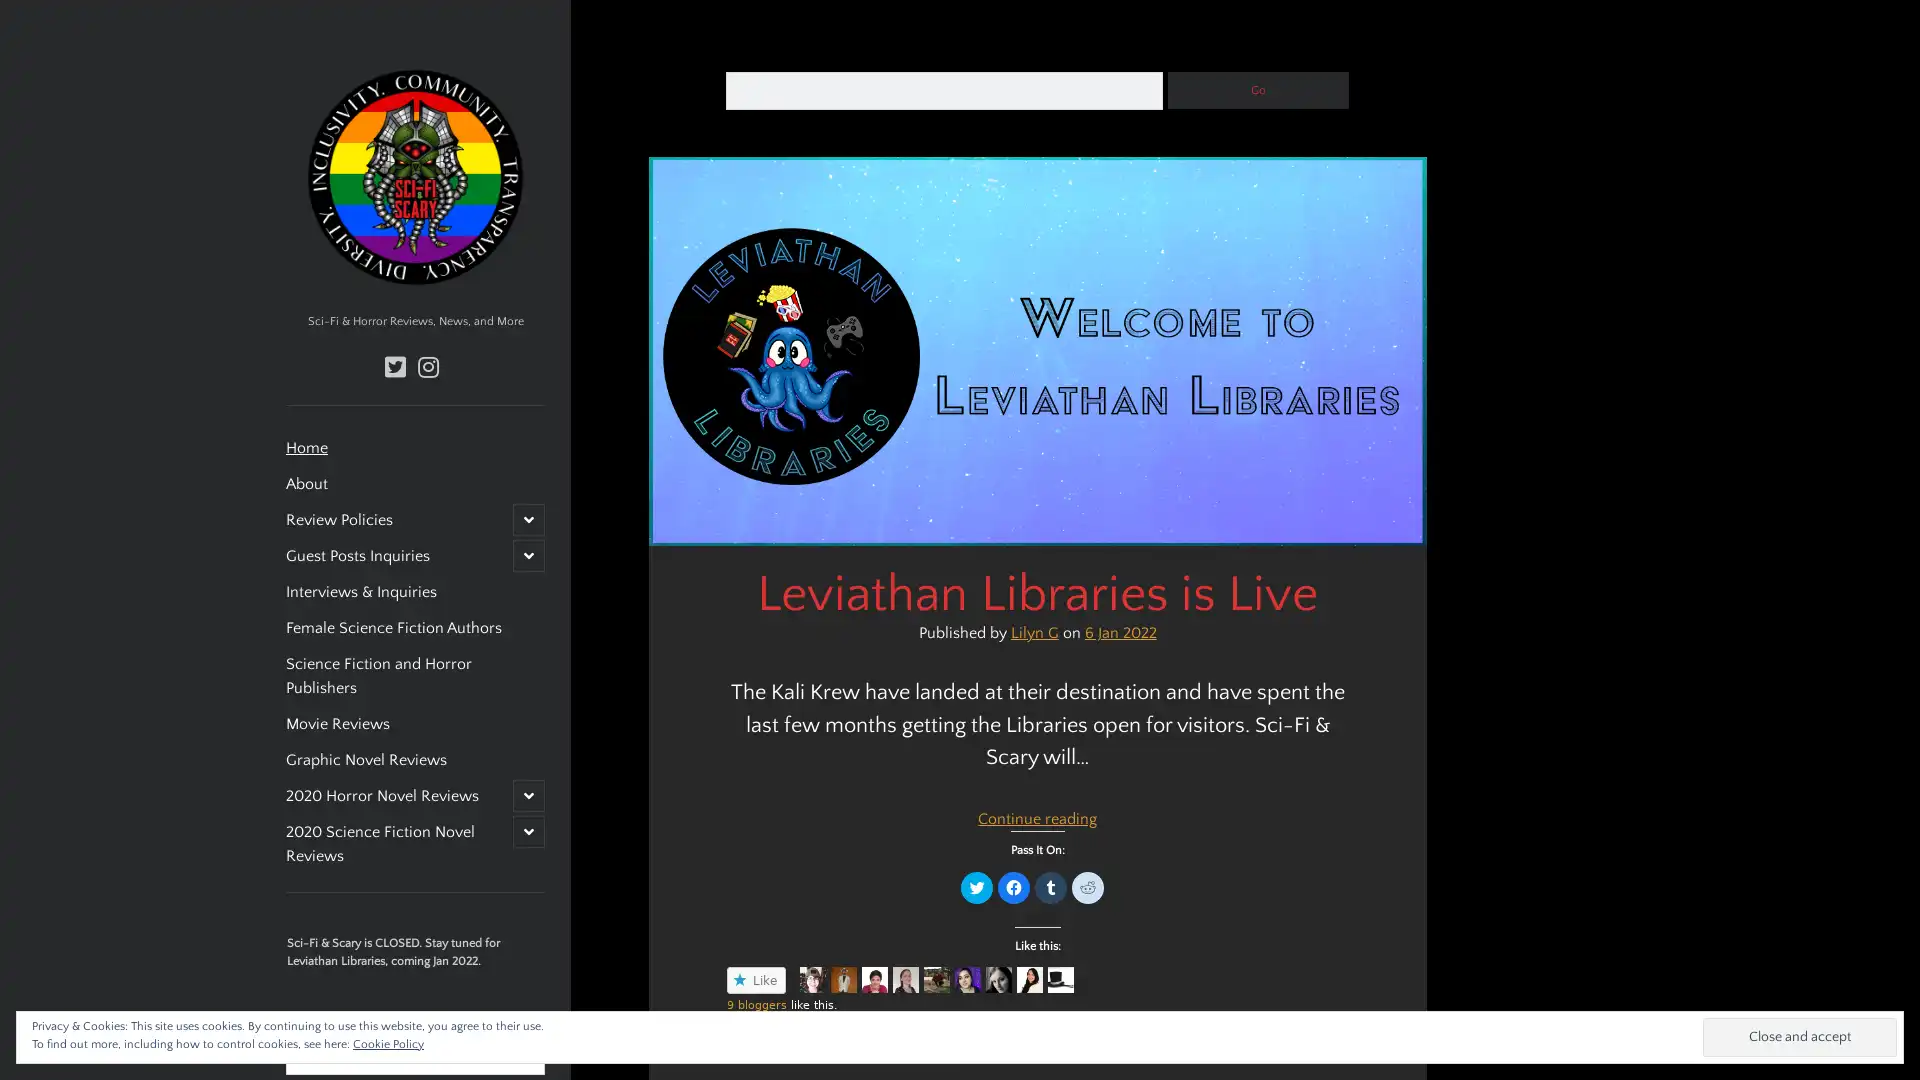 The image size is (1920, 1080). What do you see at coordinates (528, 794) in the screenshot?
I see `open child menu` at bounding box center [528, 794].